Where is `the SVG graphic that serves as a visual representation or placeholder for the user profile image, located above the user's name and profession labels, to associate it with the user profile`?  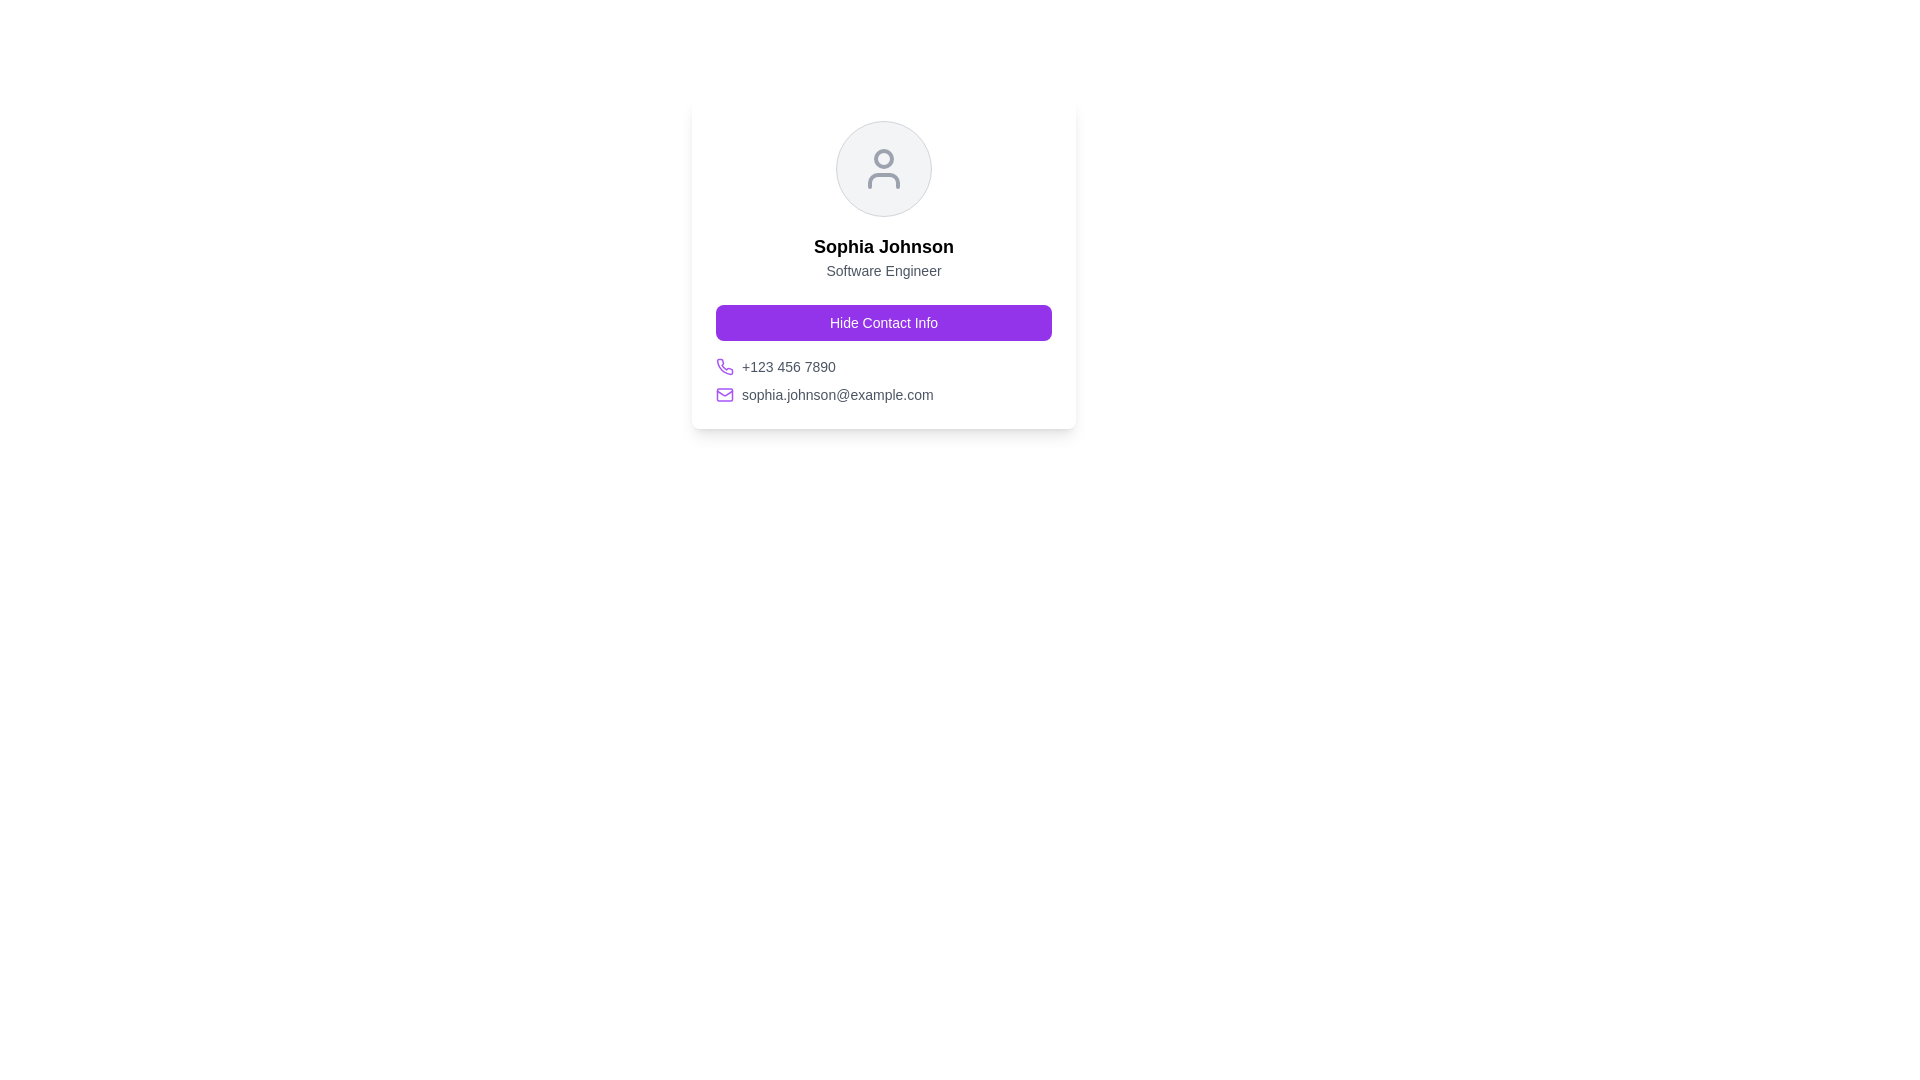
the SVG graphic that serves as a visual representation or placeholder for the user profile image, located above the user's name and profession labels, to associate it with the user profile is located at coordinates (882, 168).